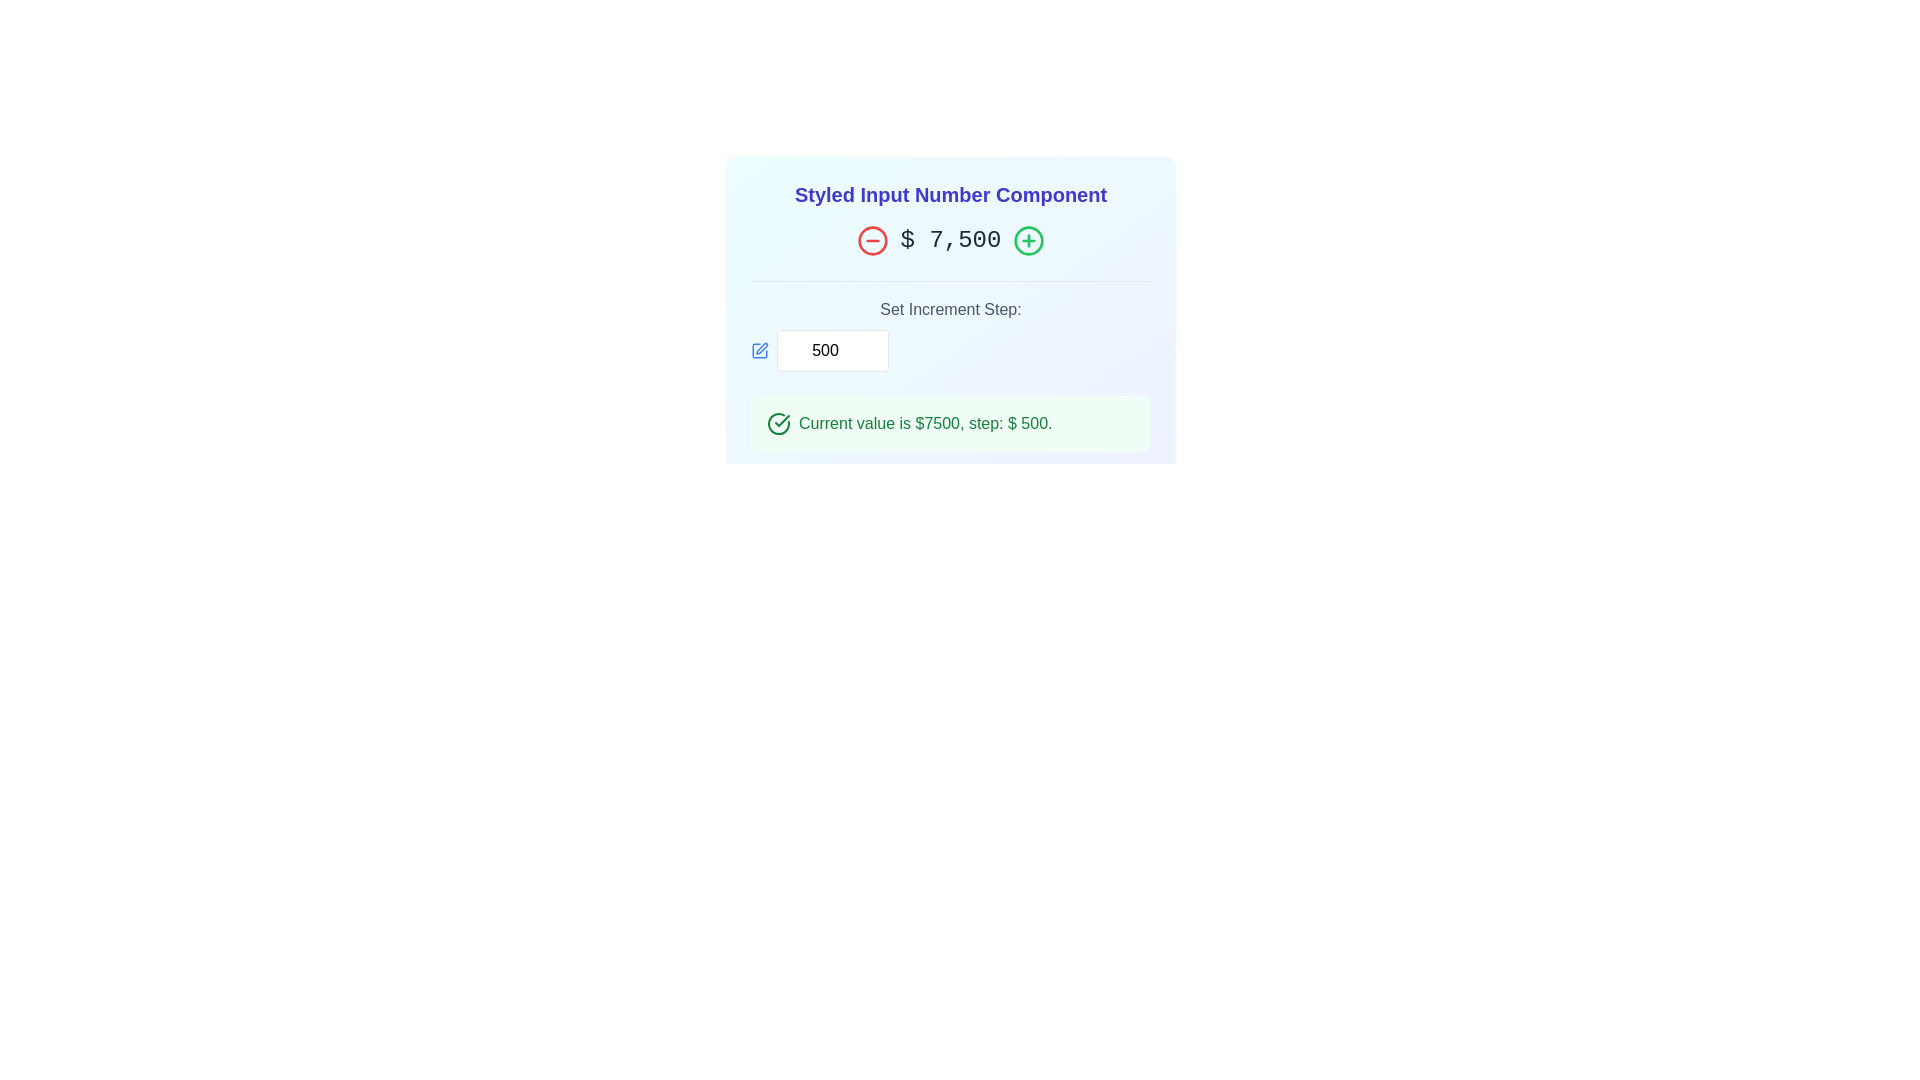 The height and width of the screenshot is (1080, 1920). What do you see at coordinates (777, 423) in the screenshot?
I see `the graphical icon (SVG component) that indicates a successful status, located in the header of the 'Styled Input Number Component' interface, next to the text 'Current value is $7500, step: $500.'` at bounding box center [777, 423].